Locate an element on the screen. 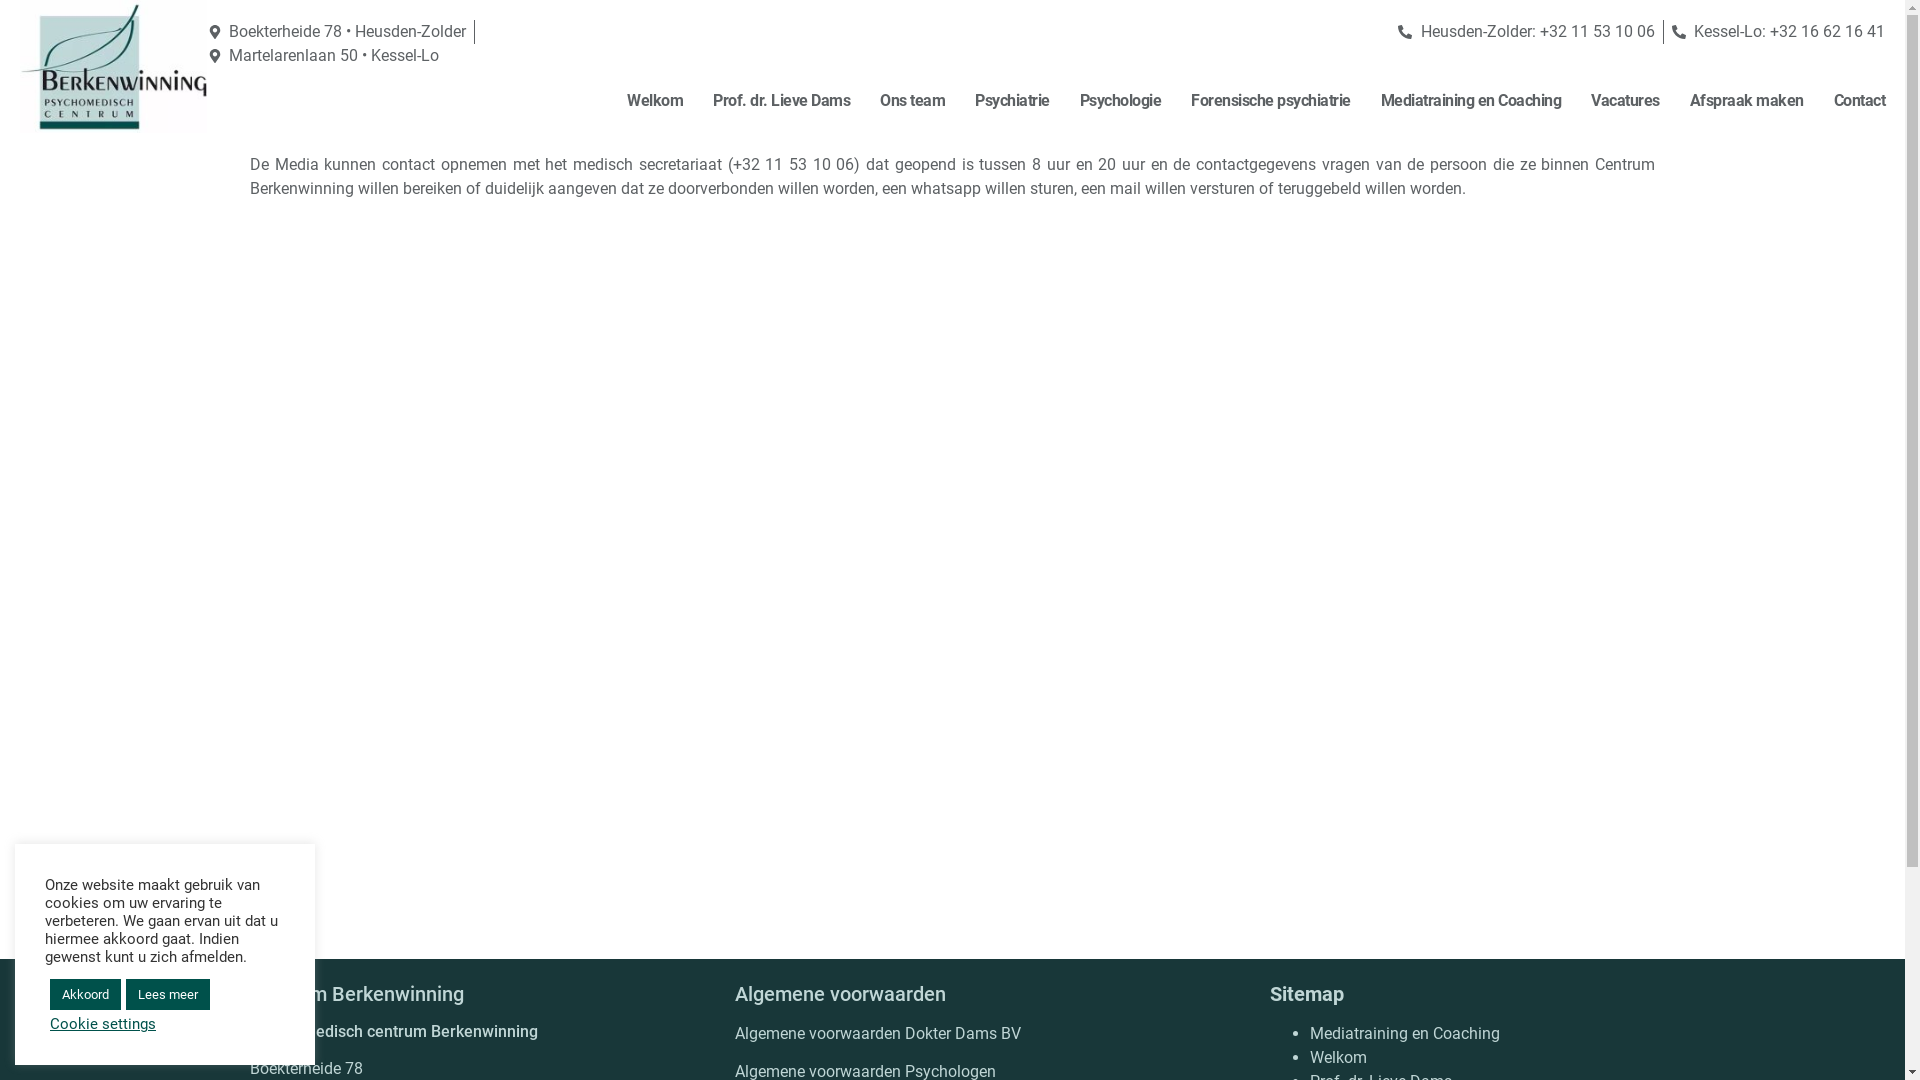 The image size is (1920, 1080). 'Vacatures' is located at coordinates (1589, 100).